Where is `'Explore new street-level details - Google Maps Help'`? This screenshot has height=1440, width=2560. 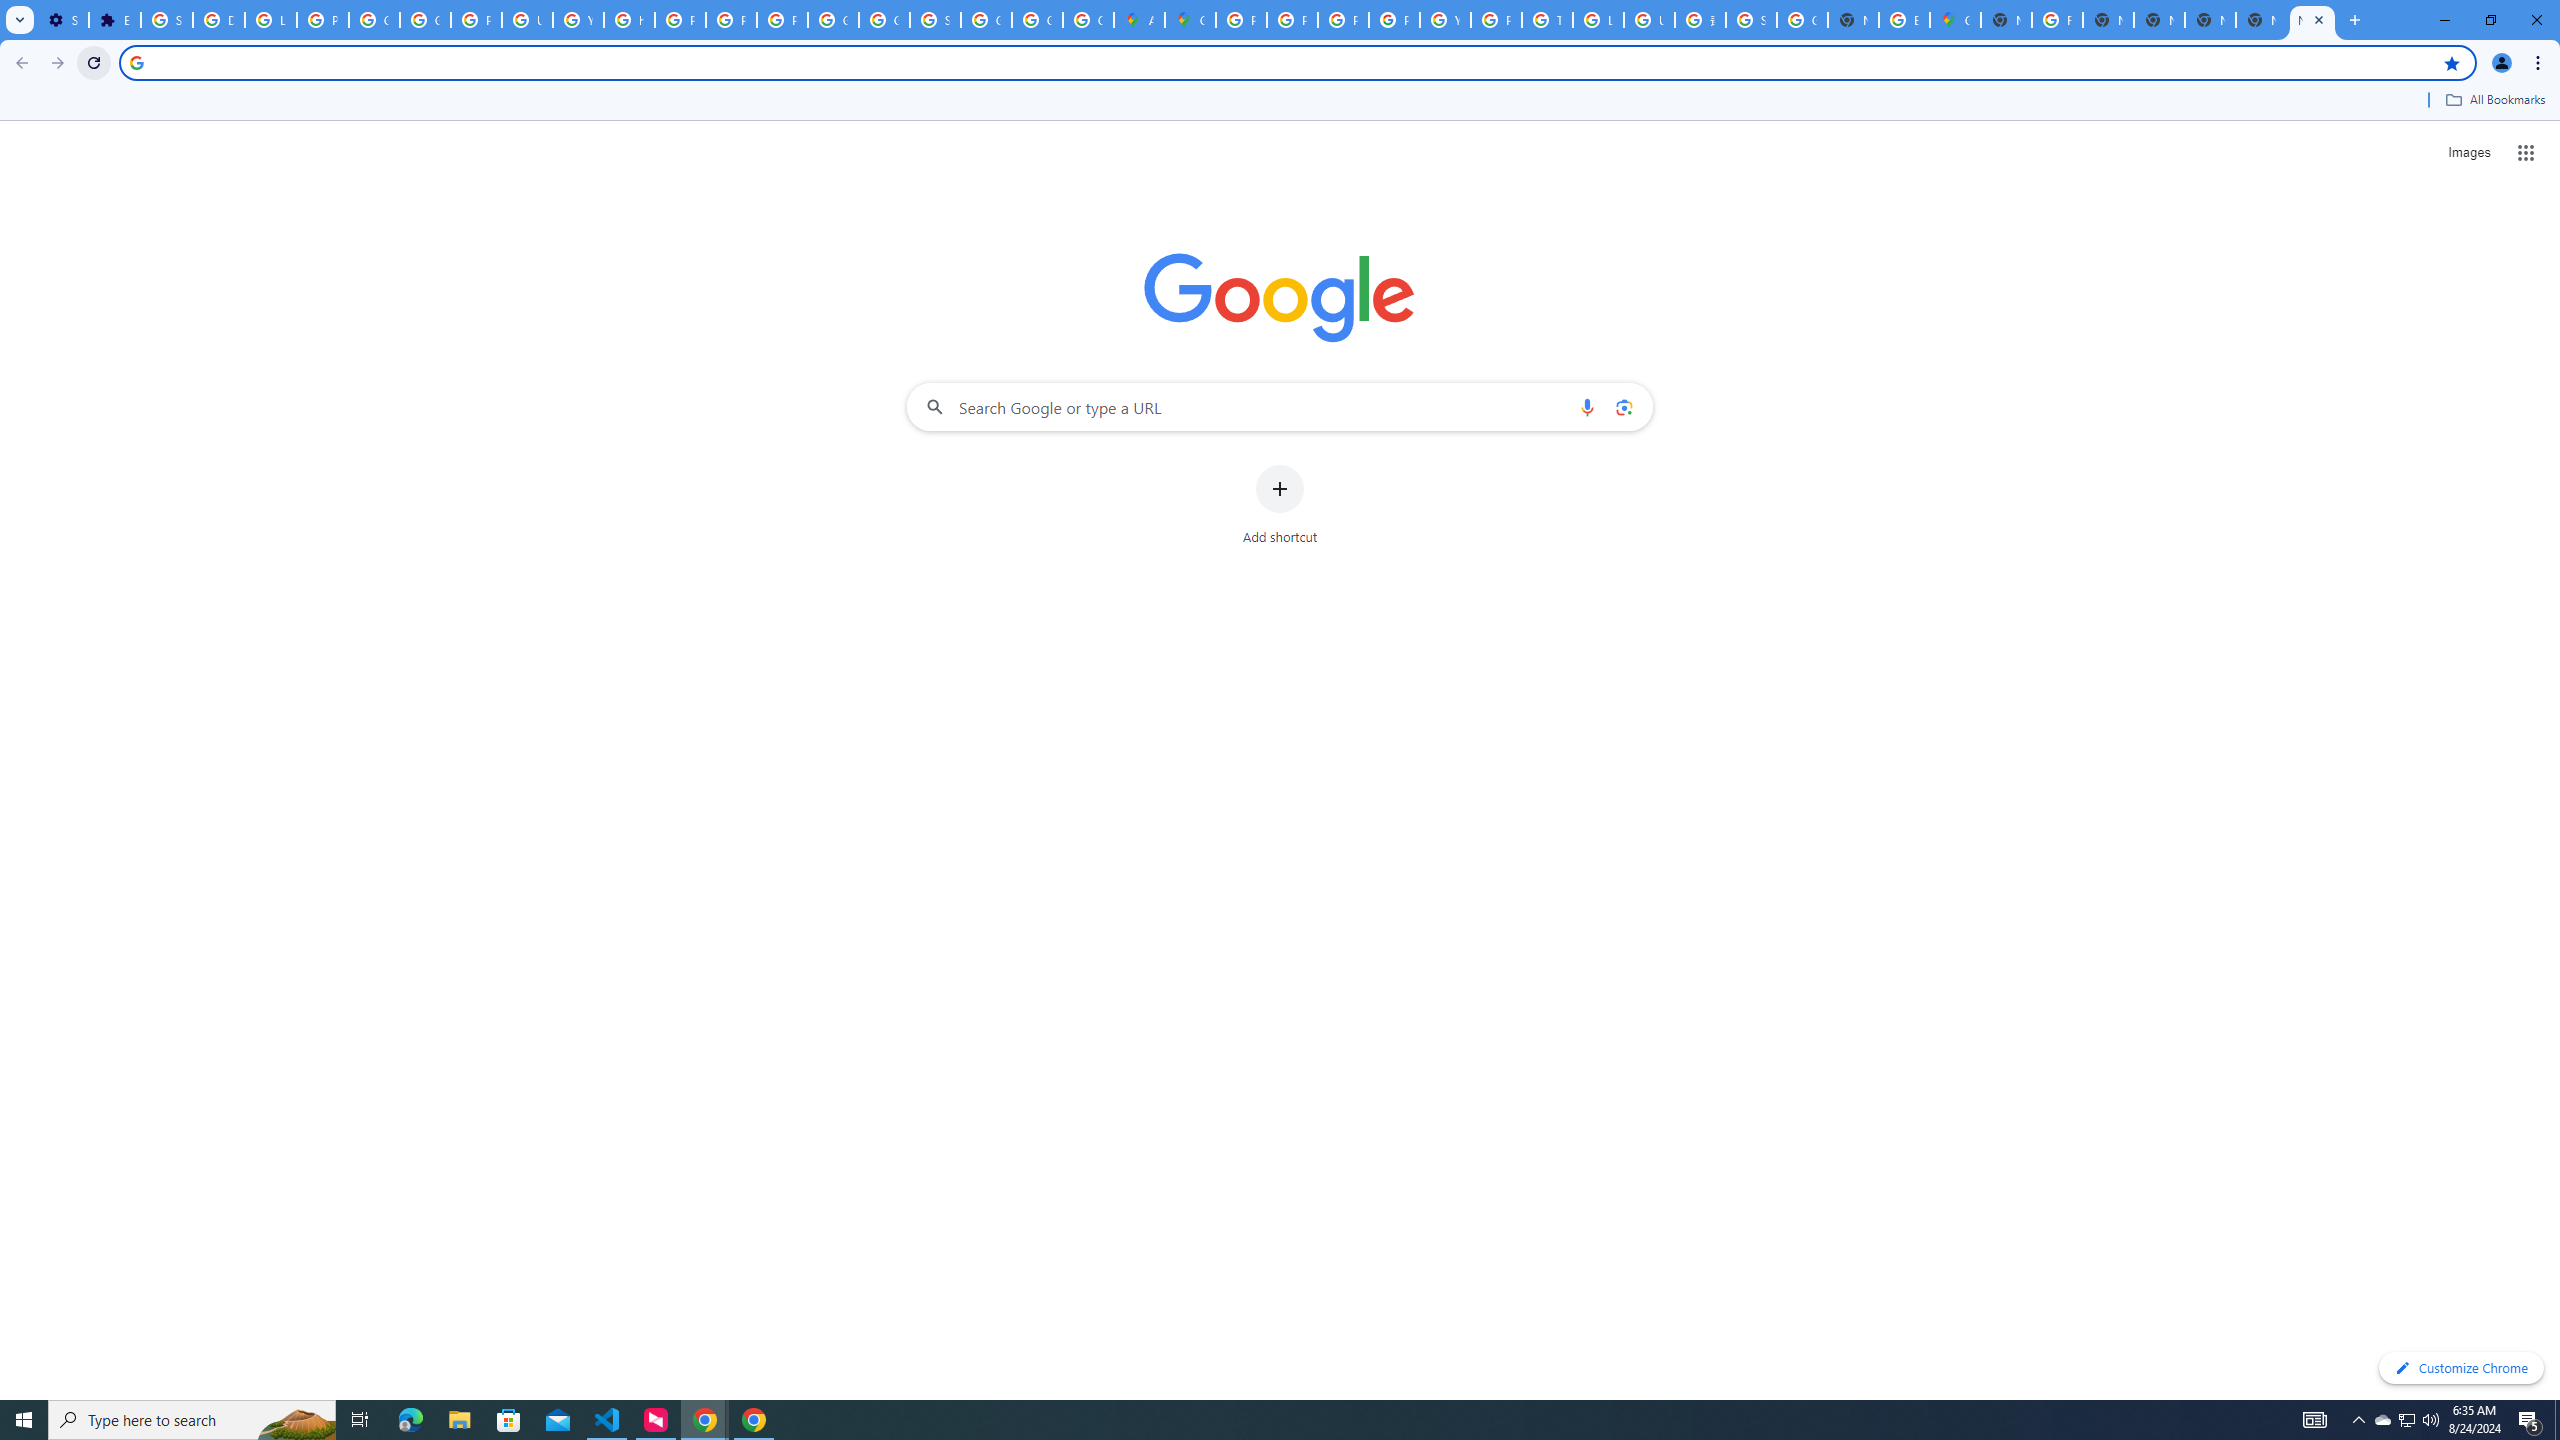 'Explore new street-level details - Google Maps Help' is located at coordinates (1903, 19).